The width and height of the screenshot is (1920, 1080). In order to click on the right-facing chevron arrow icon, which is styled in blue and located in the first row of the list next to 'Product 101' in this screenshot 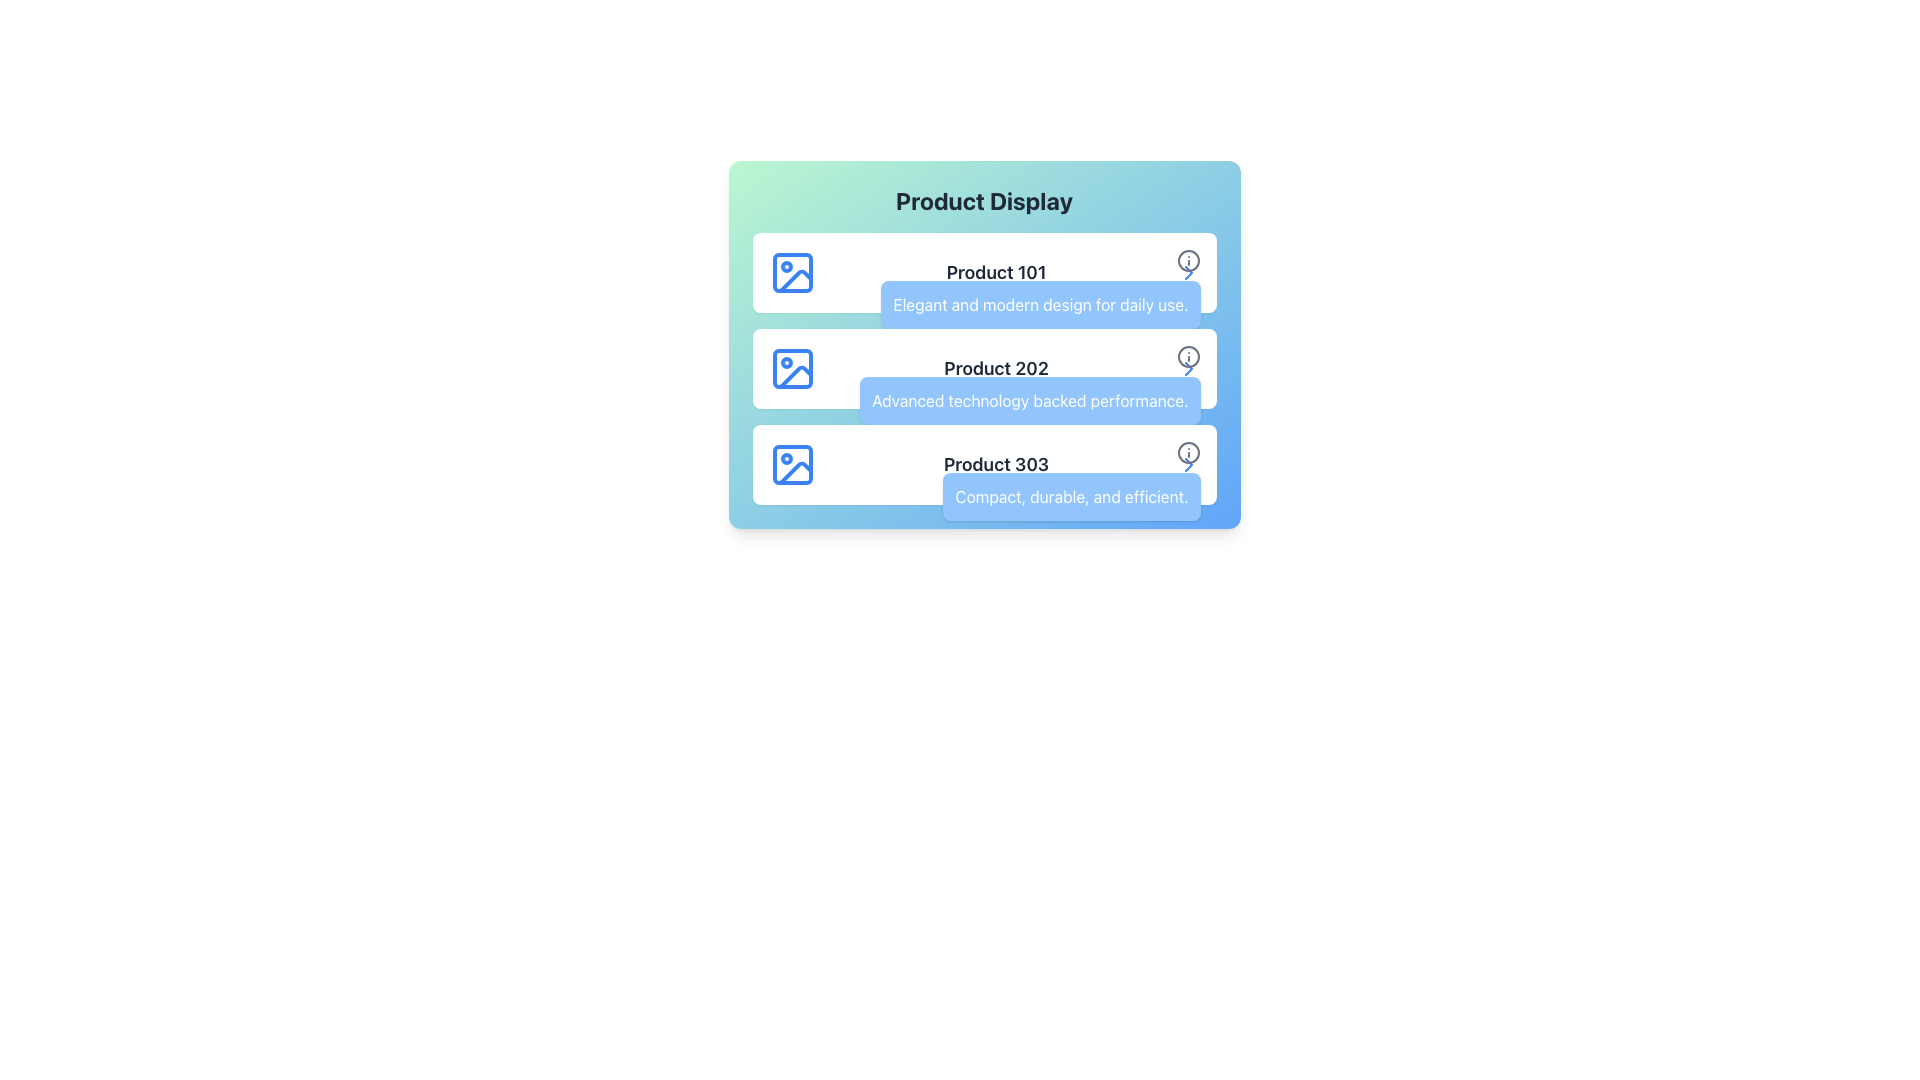, I will do `click(1188, 273)`.